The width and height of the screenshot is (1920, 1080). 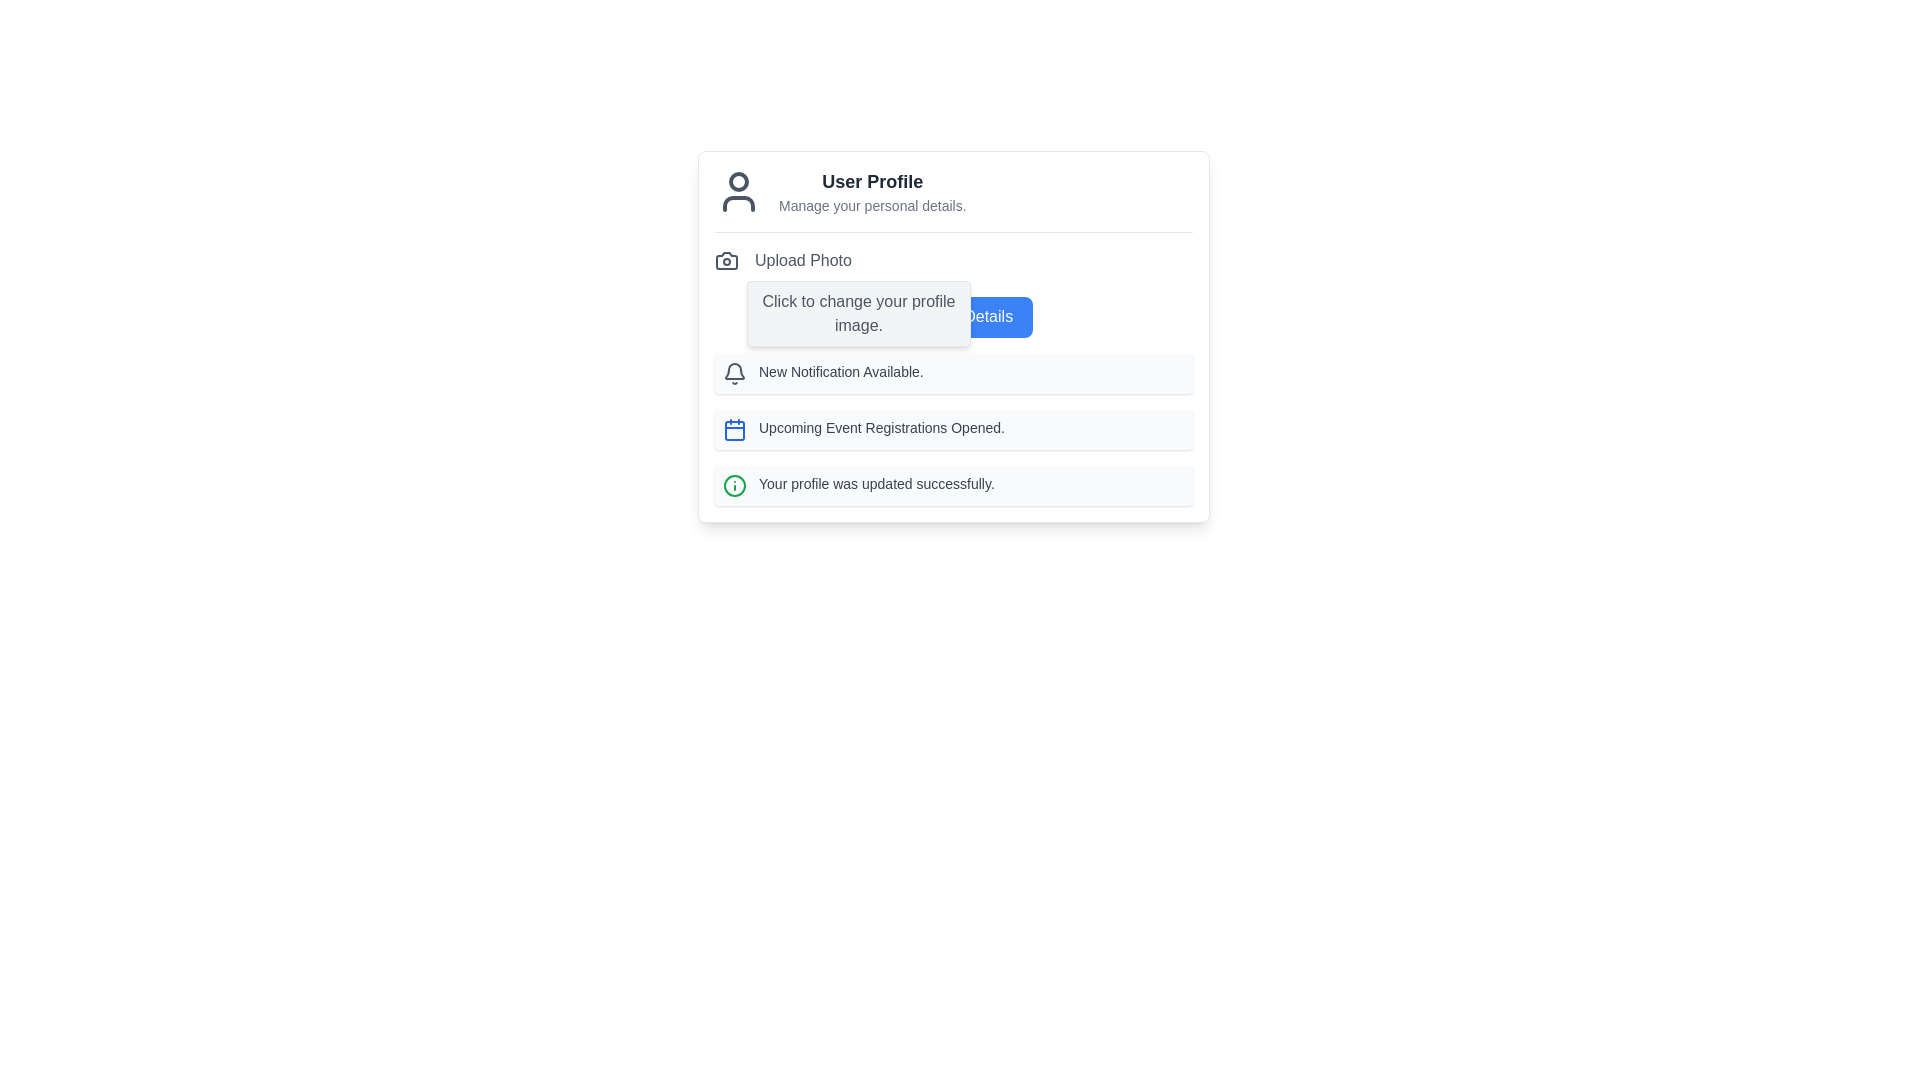 I want to click on the first notification in the notification box, so click(x=953, y=373).